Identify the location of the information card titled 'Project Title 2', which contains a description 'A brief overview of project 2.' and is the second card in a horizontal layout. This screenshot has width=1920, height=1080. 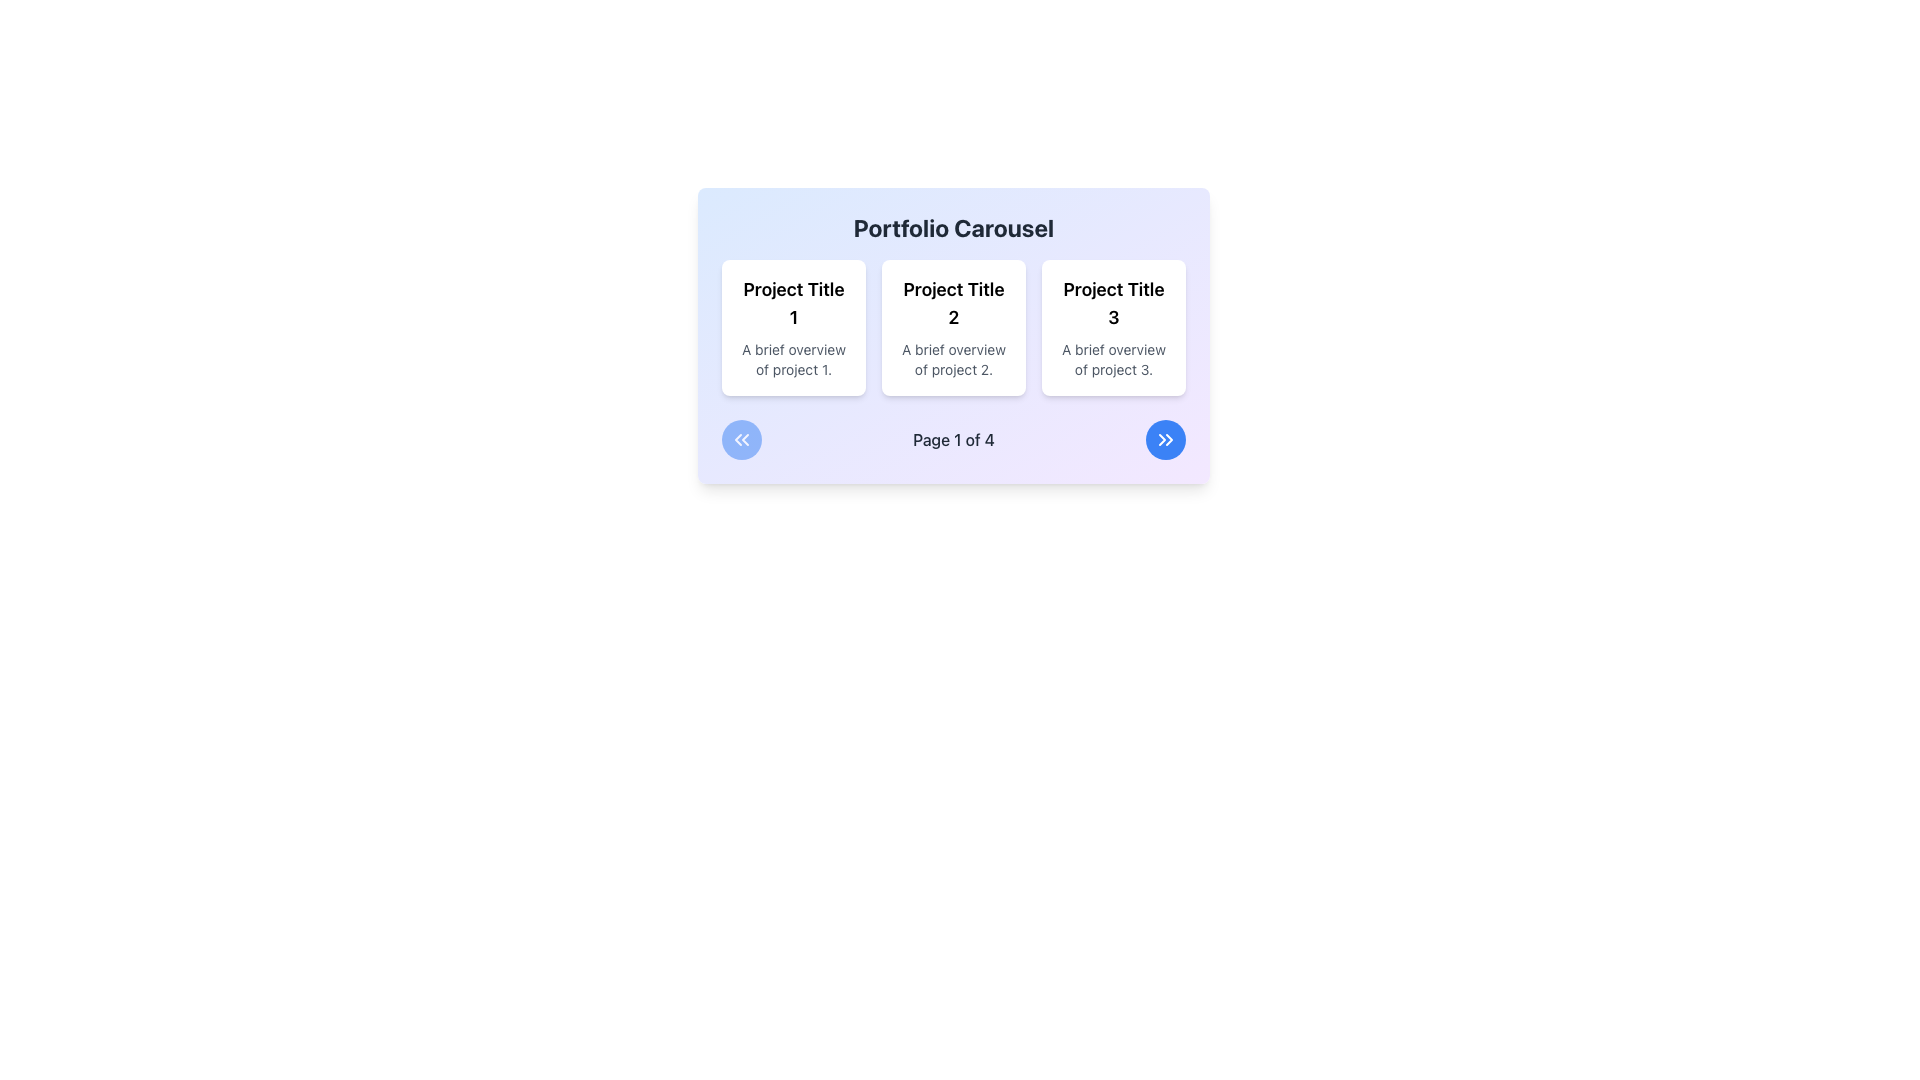
(953, 334).